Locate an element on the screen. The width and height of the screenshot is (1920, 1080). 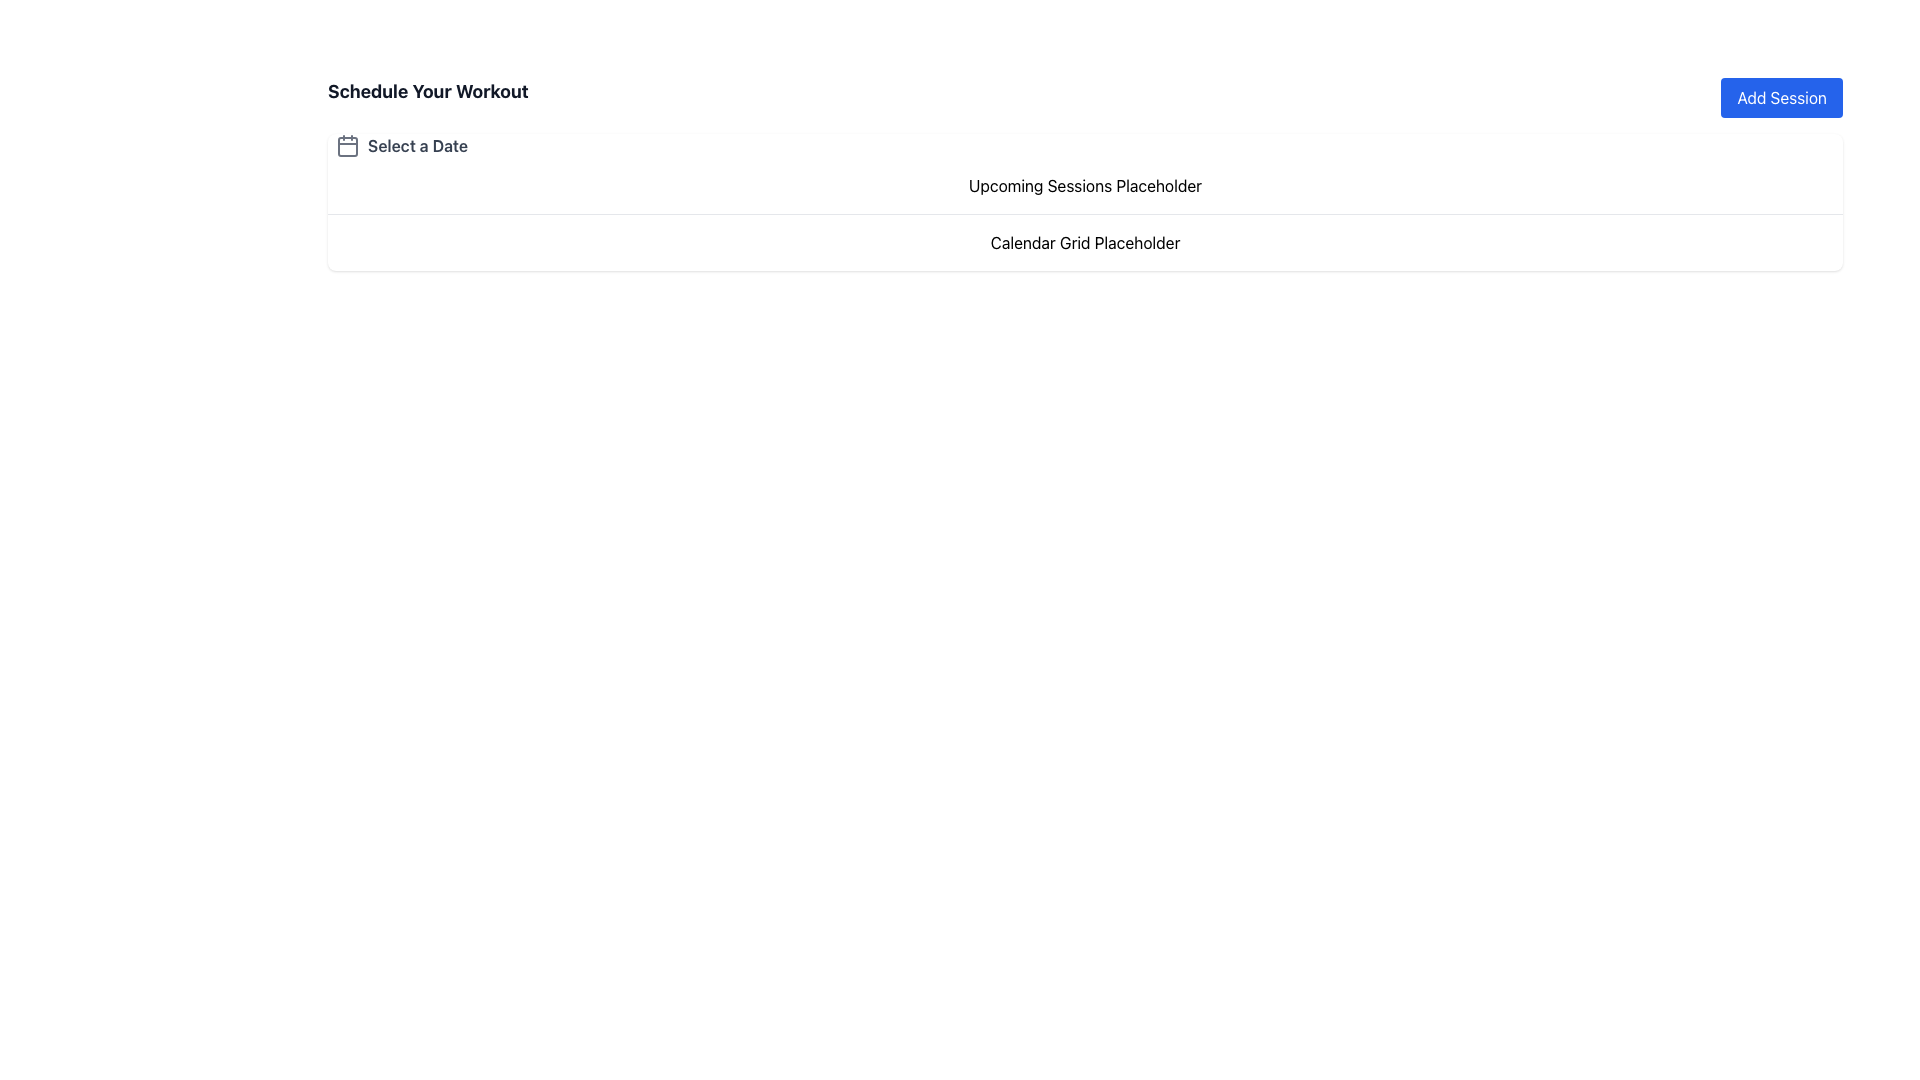
the Text Display element containing the text 'Upcoming Sessions Placeholder', which is prominently positioned above the 'Calendar Grid Placeholder' is located at coordinates (1084, 185).